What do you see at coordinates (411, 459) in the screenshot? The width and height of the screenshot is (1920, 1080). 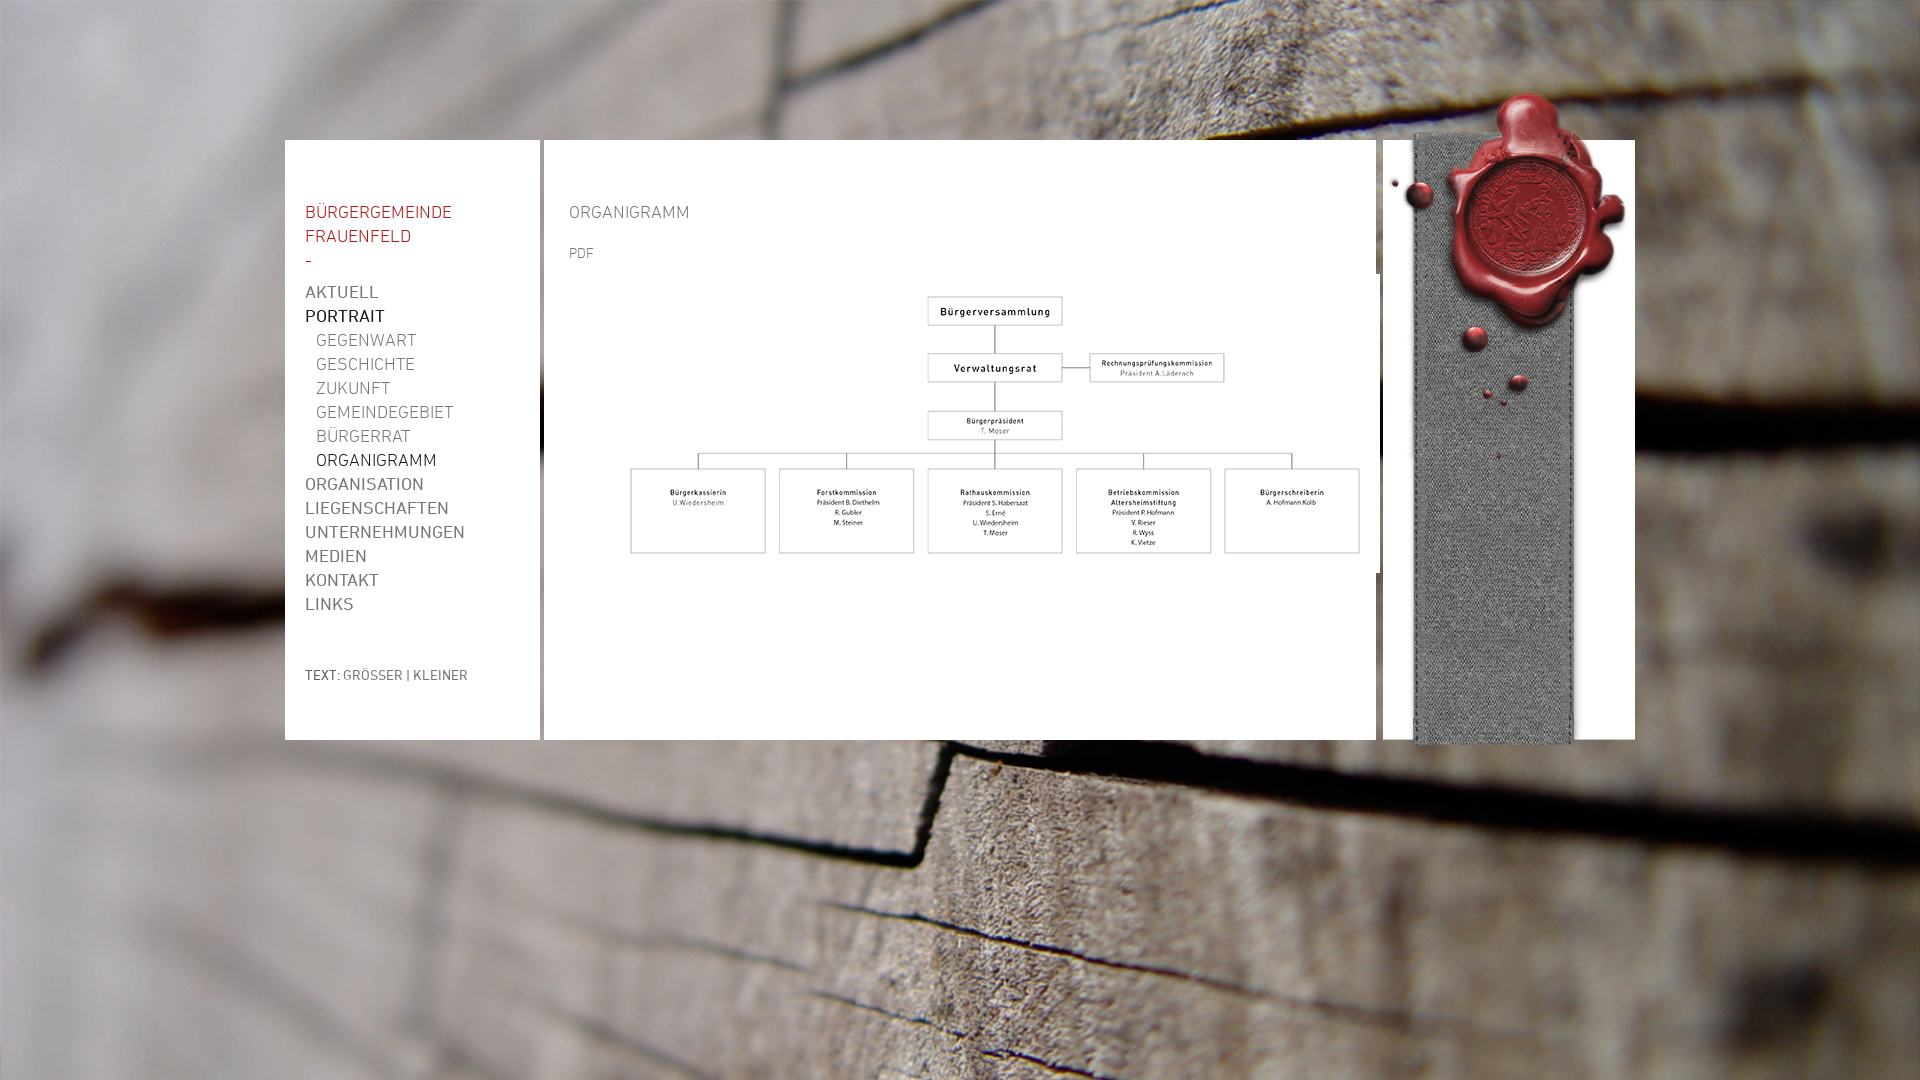 I see `'ORGANIGRAMM'` at bounding box center [411, 459].